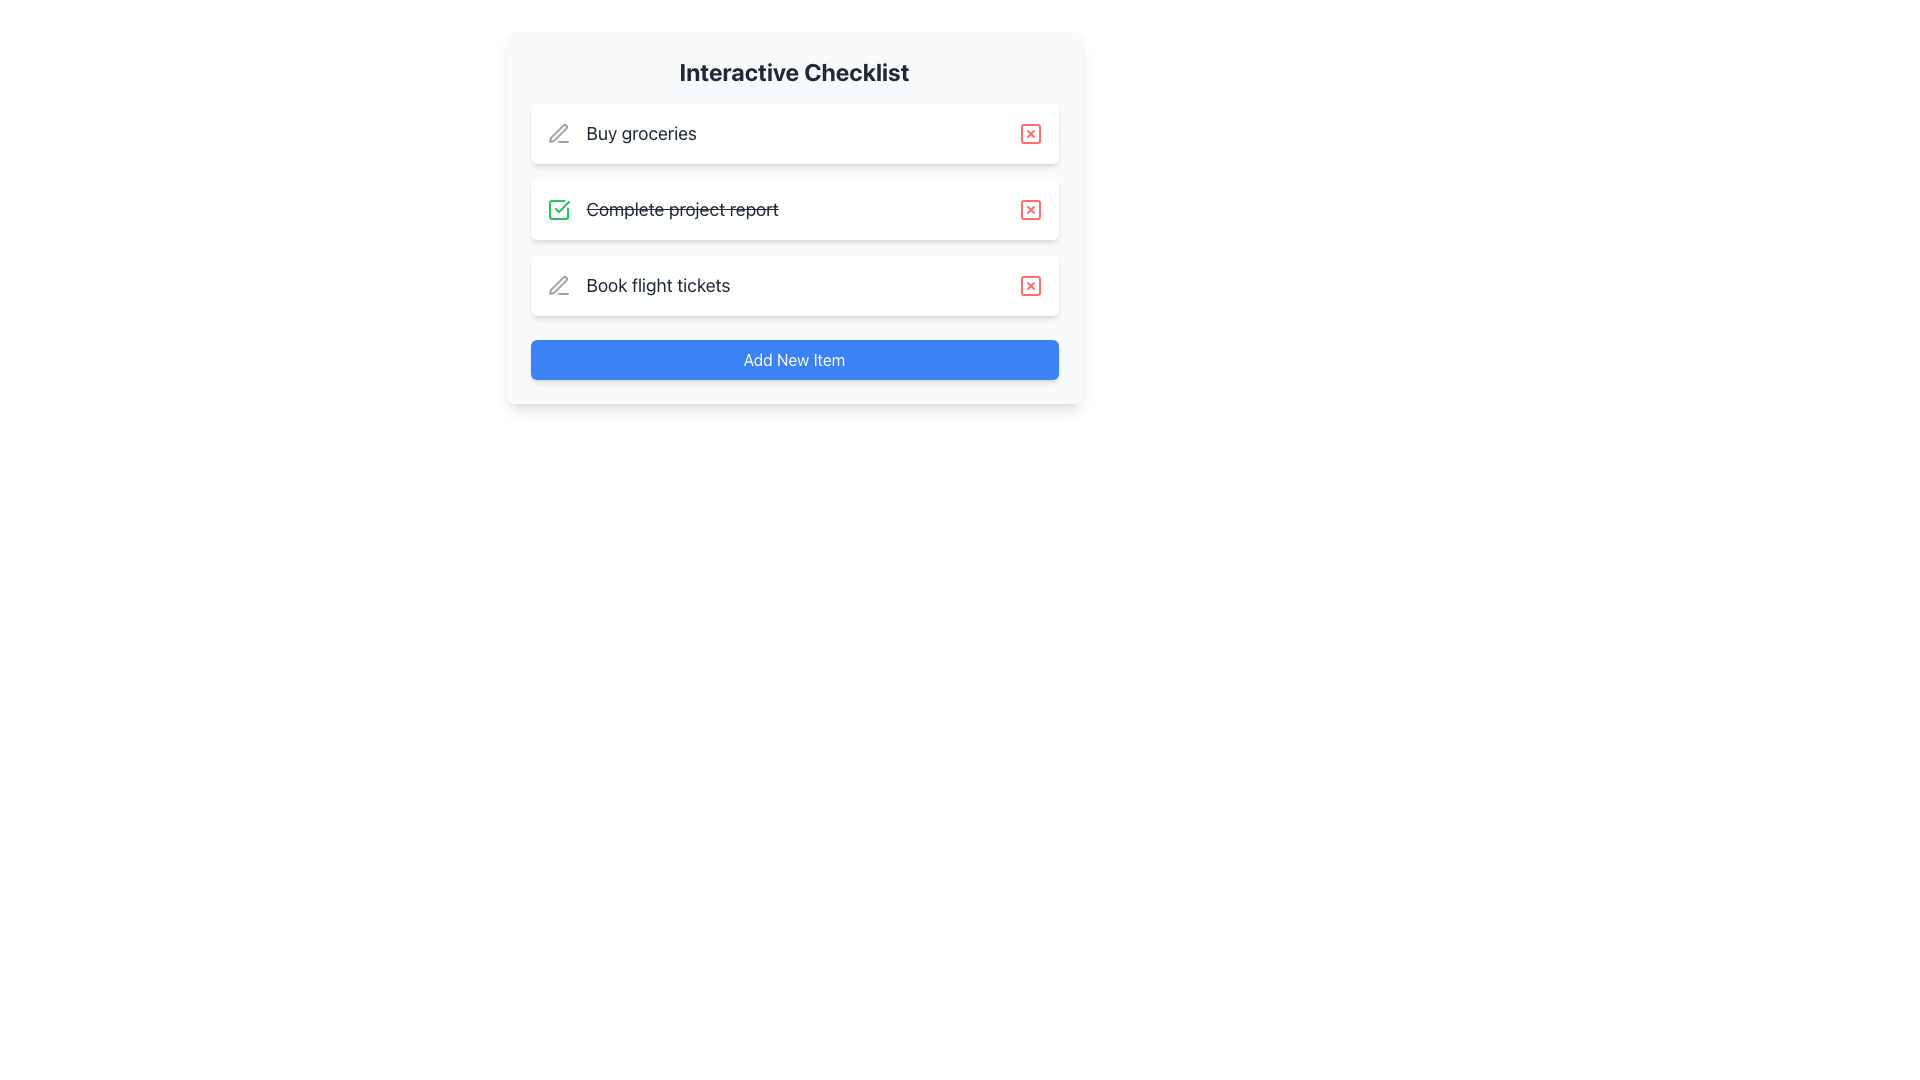 The image size is (1920, 1080). I want to click on the text label component stating 'Complete project report' with a strikethrough effect, indicating task completion, located centrally in the checklist, so click(662, 209).